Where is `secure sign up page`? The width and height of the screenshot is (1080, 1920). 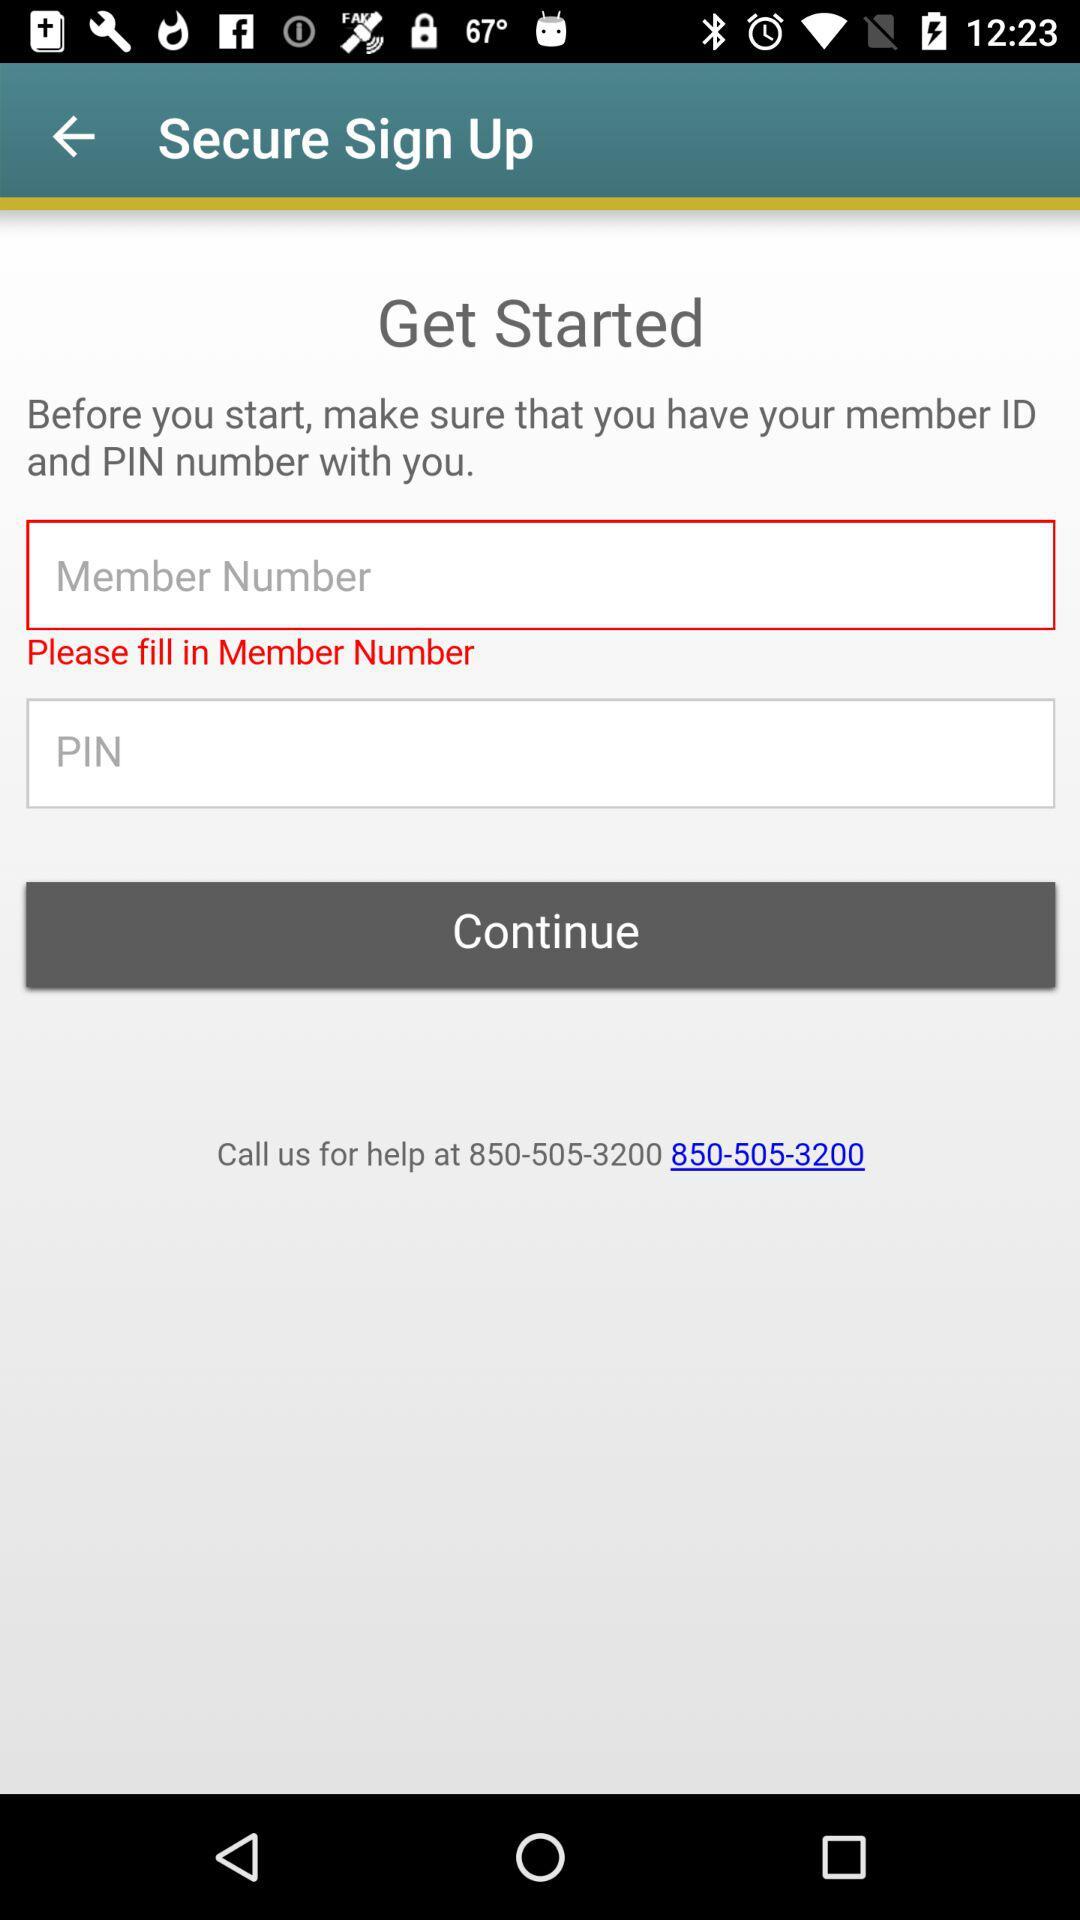 secure sign up page is located at coordinates (540, 1002).